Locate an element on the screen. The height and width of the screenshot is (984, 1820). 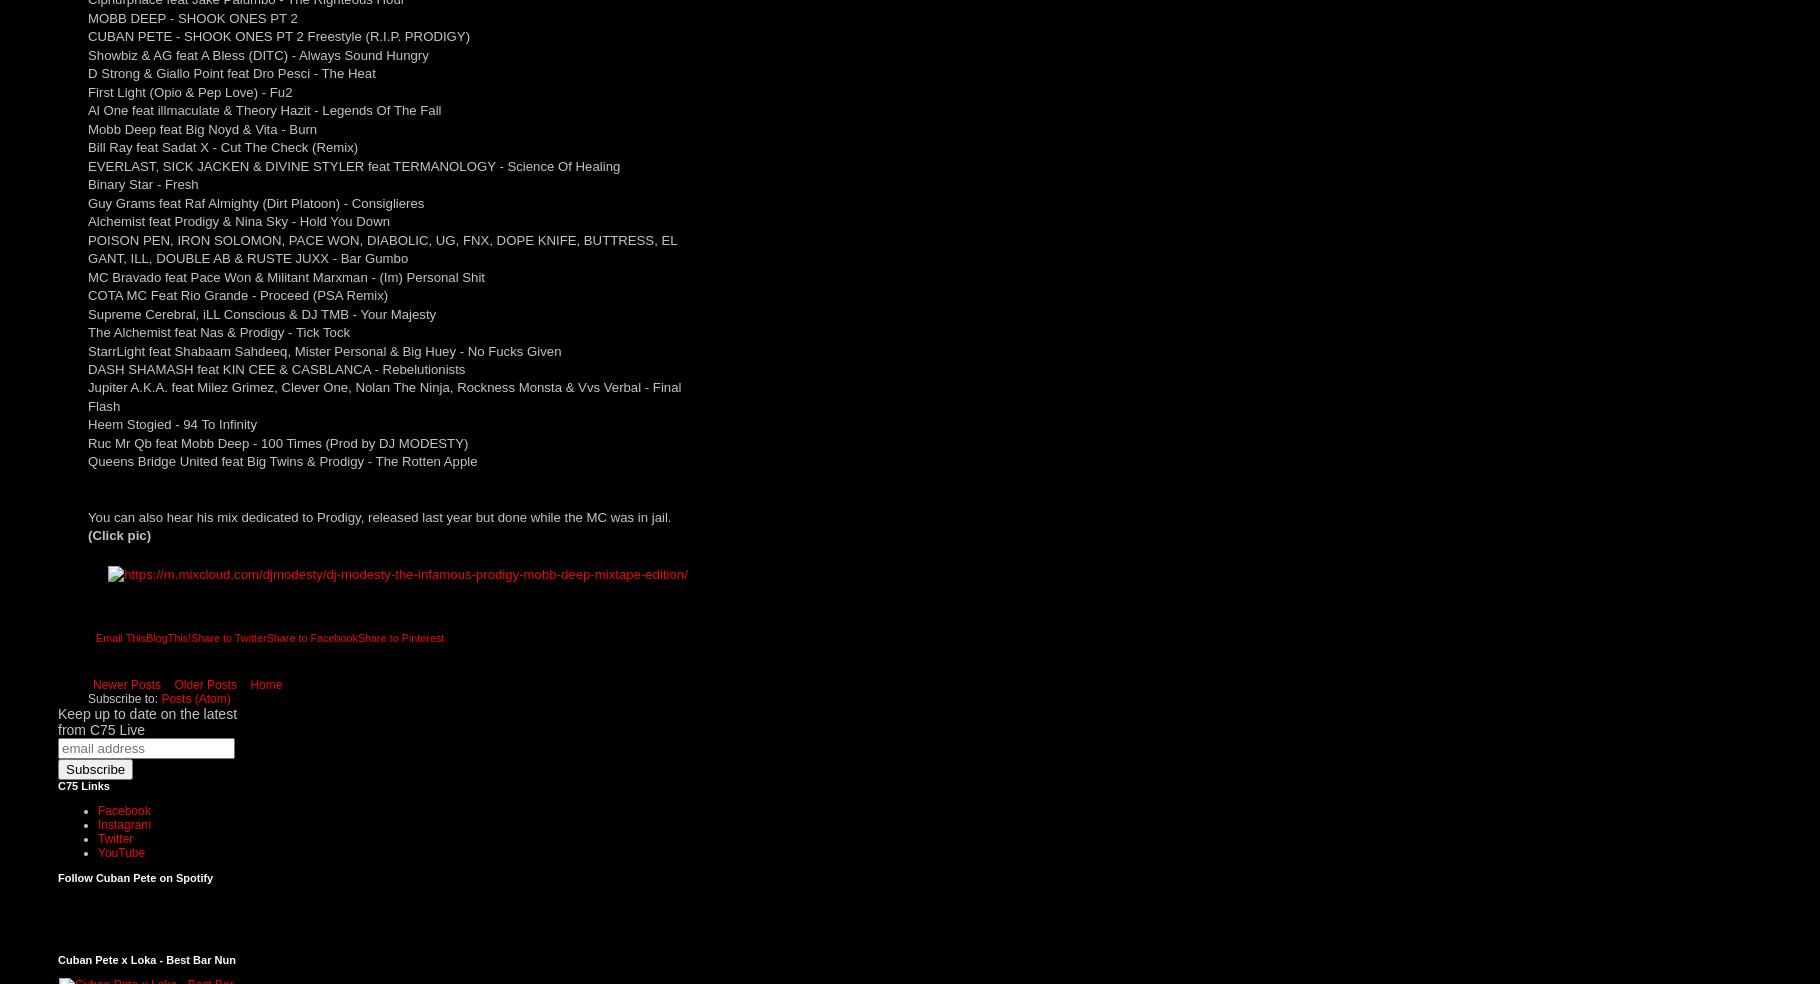
'Showbiz & AG feat A Bless (DITC) - Always Sound Hungry' is located at coordinates (258, 53).